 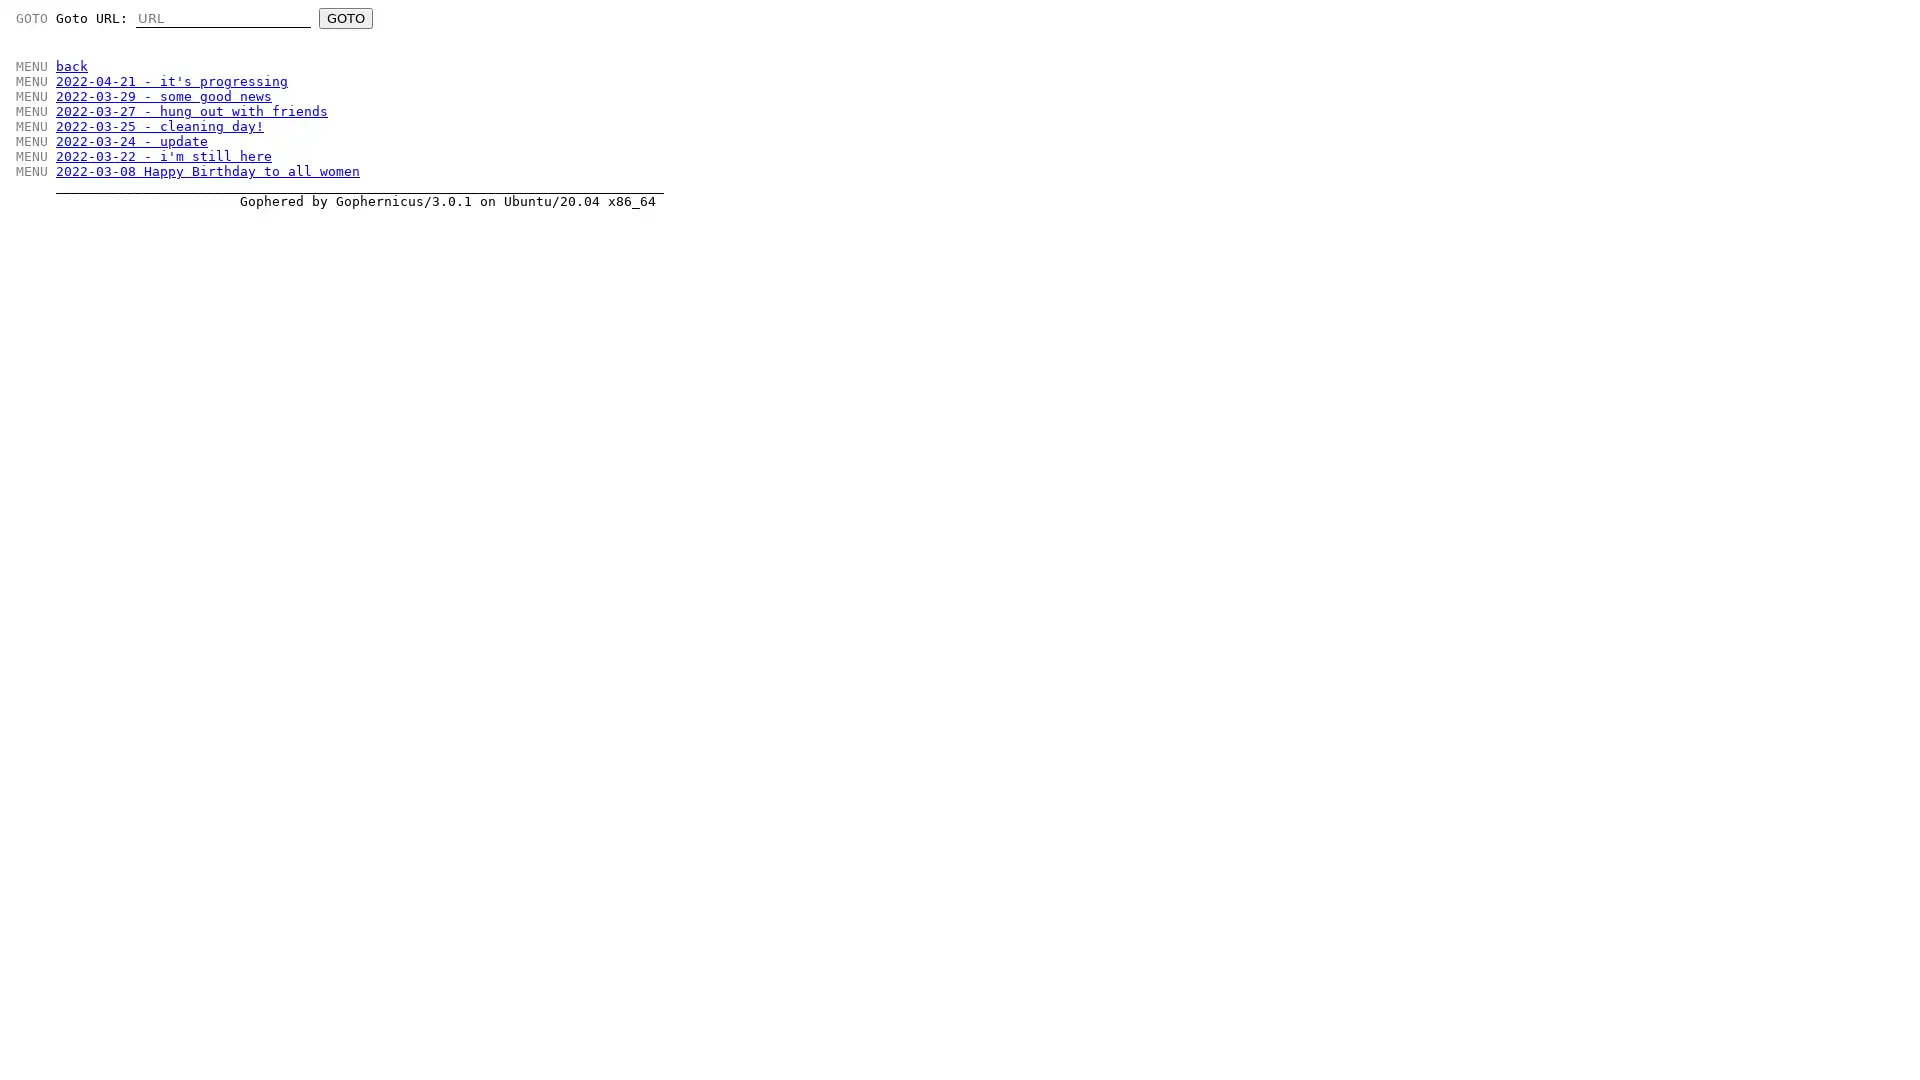 I want to click on GOTO, so click(x=345, y=18).